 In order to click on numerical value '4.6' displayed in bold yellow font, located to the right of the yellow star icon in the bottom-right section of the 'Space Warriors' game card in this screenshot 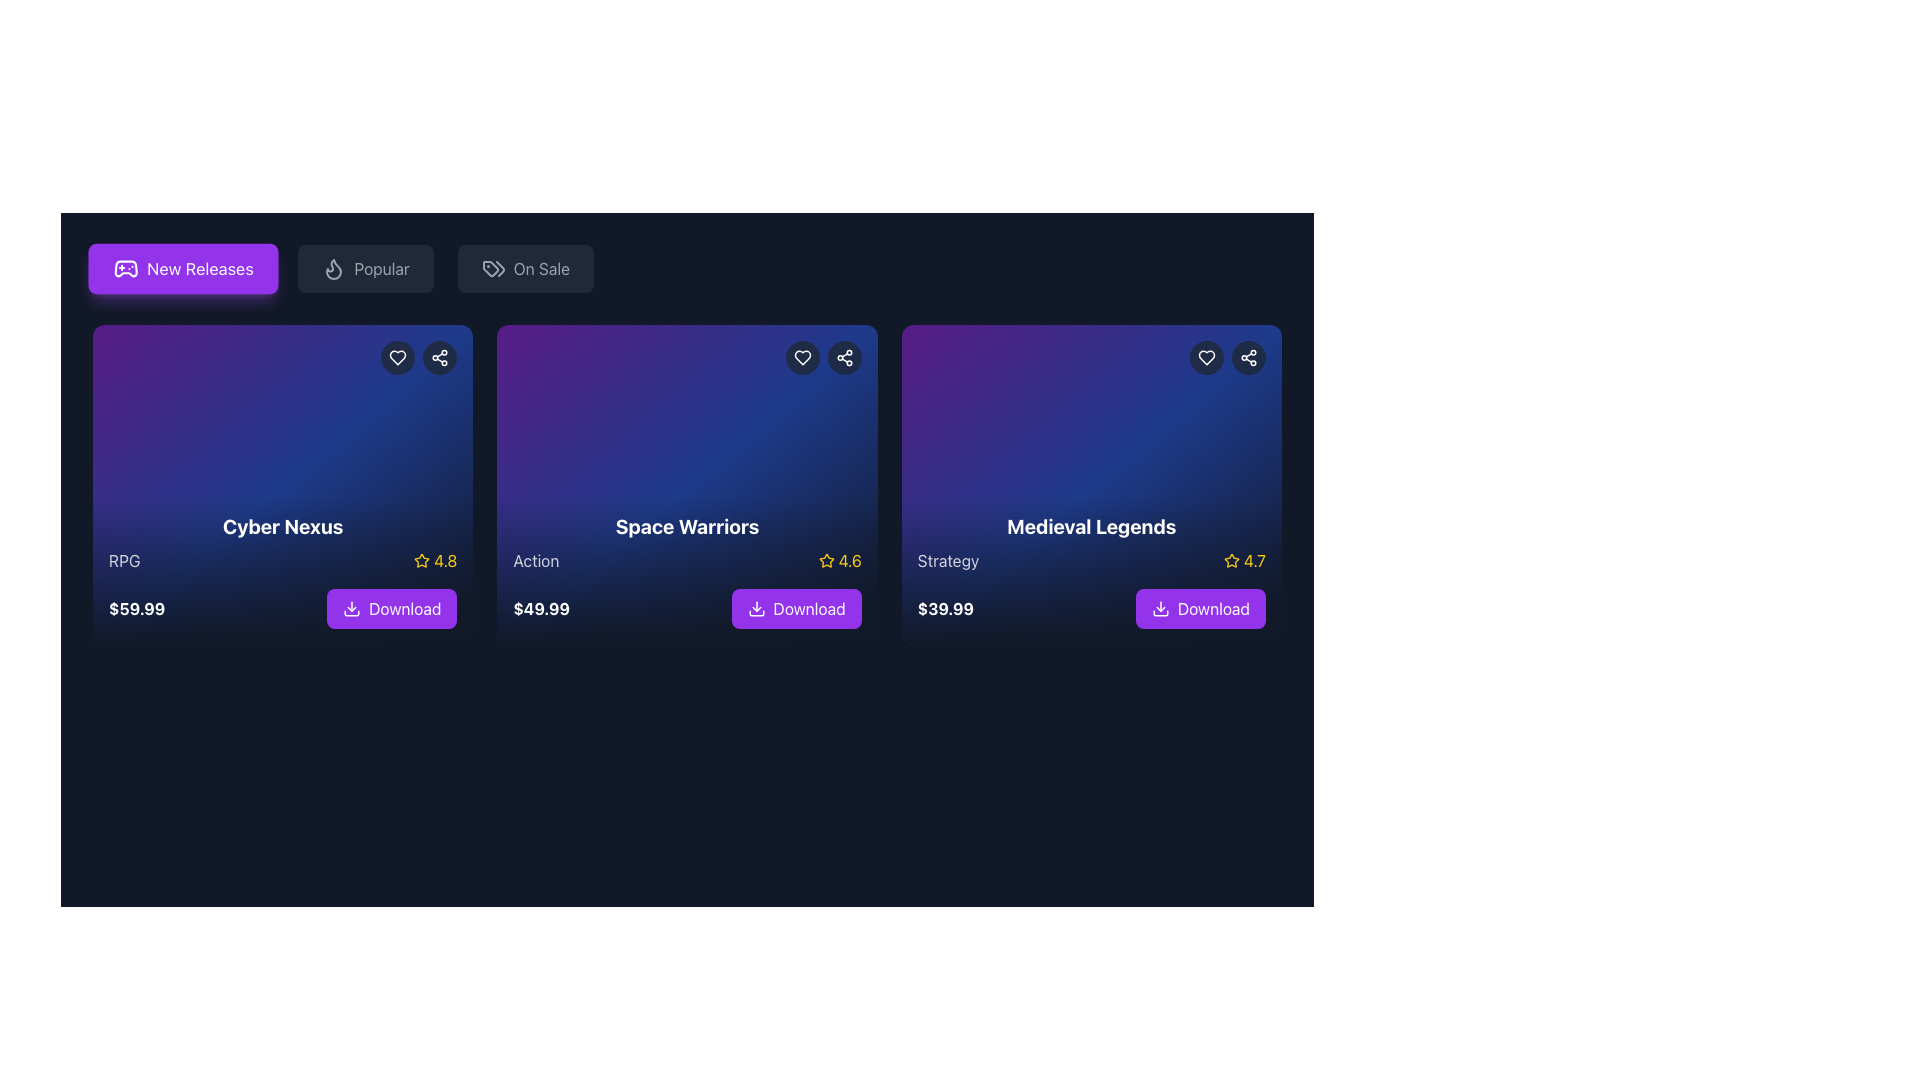, I will do `click(850, 560)`.